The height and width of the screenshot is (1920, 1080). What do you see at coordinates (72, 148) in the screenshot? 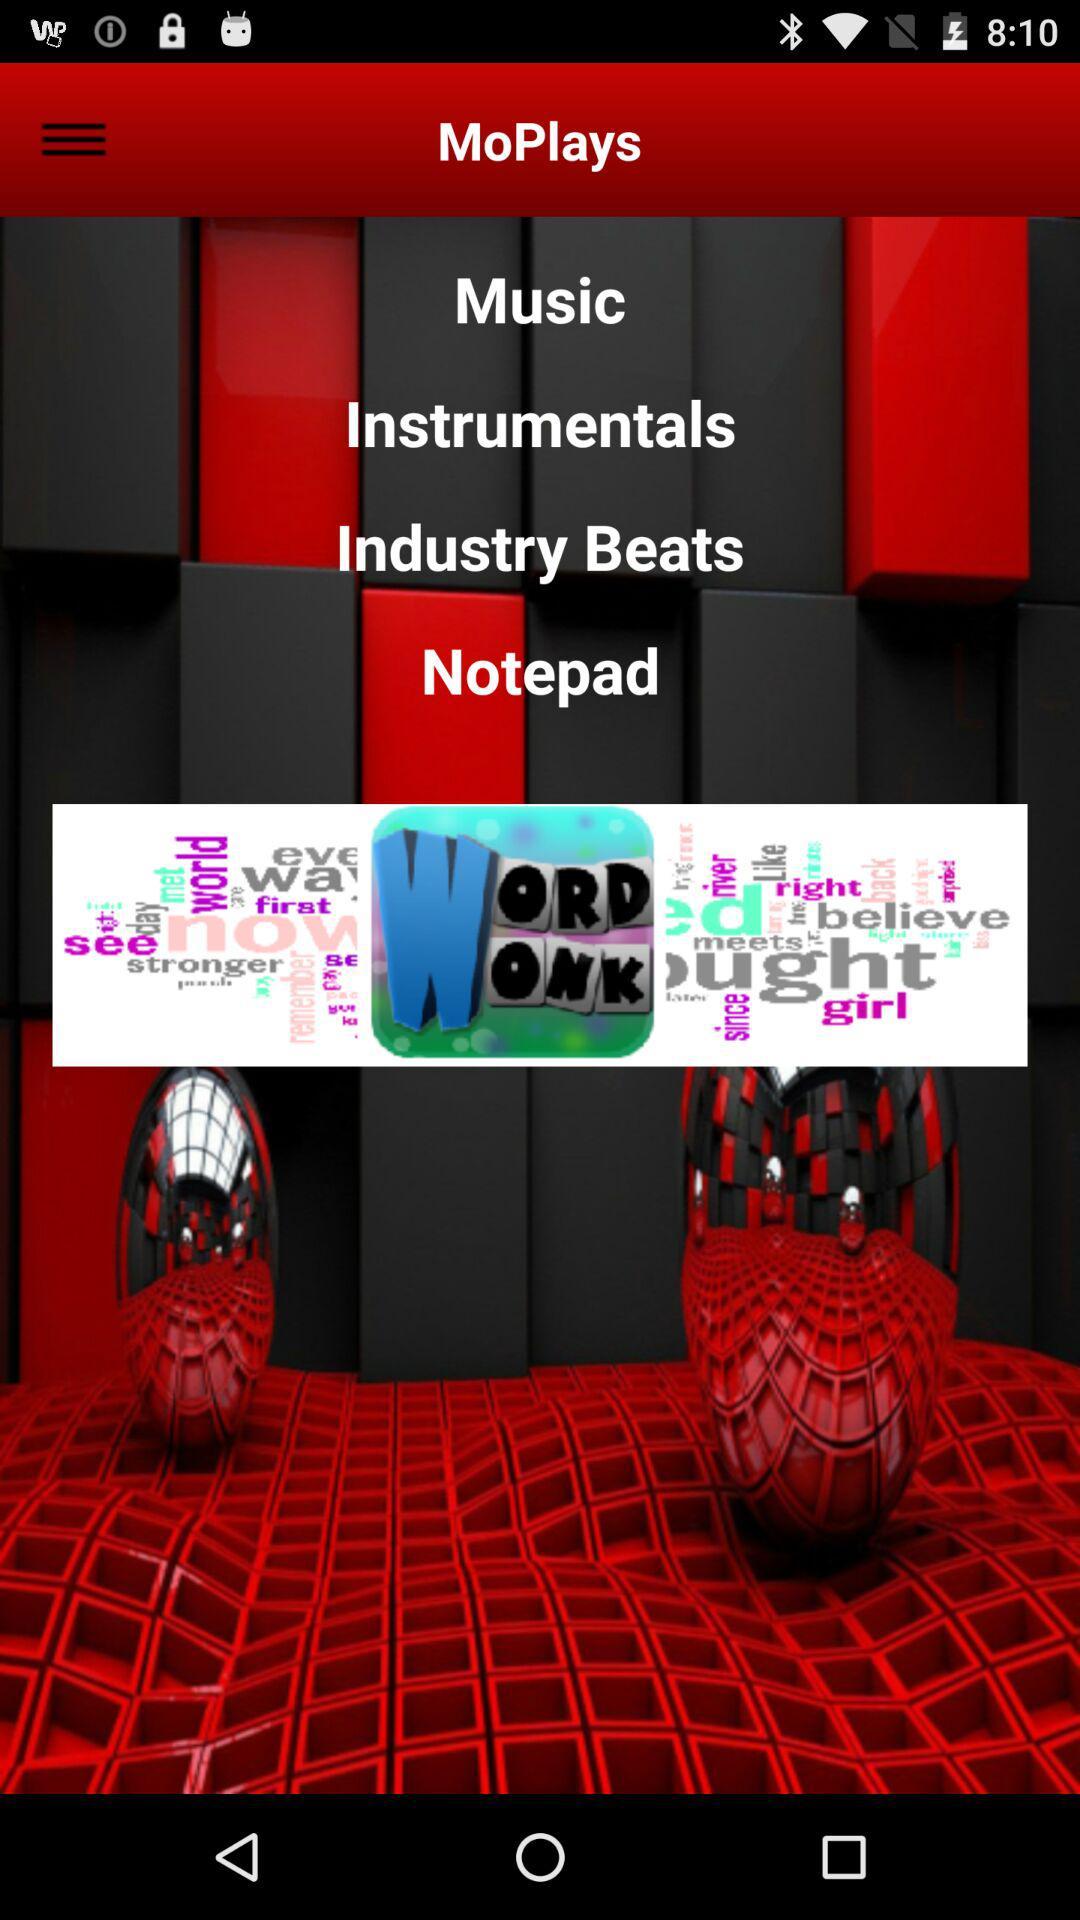
I see `the menu icon` at bounding box center [72, 148].